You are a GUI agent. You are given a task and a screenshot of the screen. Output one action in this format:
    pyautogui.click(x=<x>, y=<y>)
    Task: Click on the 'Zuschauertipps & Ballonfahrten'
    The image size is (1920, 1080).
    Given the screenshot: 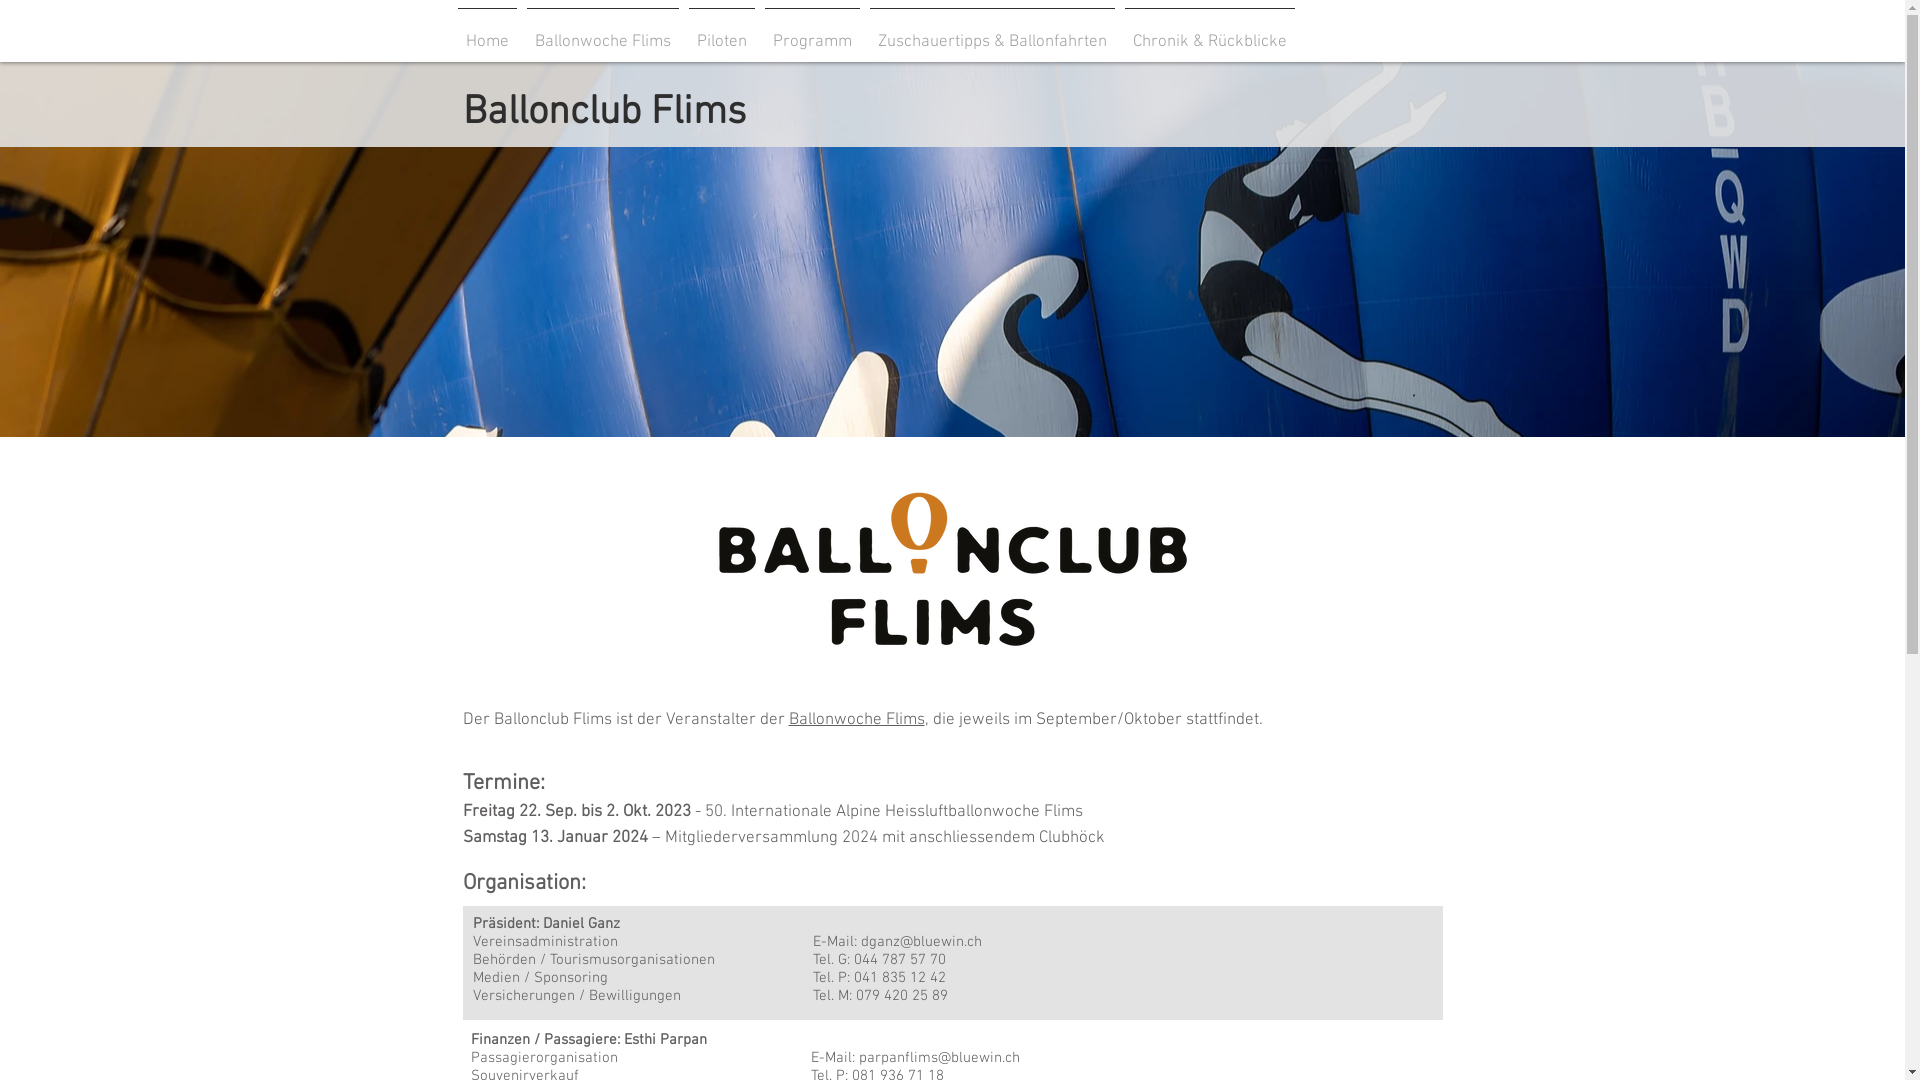 What is the action you would take?
    pyautogui.click(x=991, y=33)
    